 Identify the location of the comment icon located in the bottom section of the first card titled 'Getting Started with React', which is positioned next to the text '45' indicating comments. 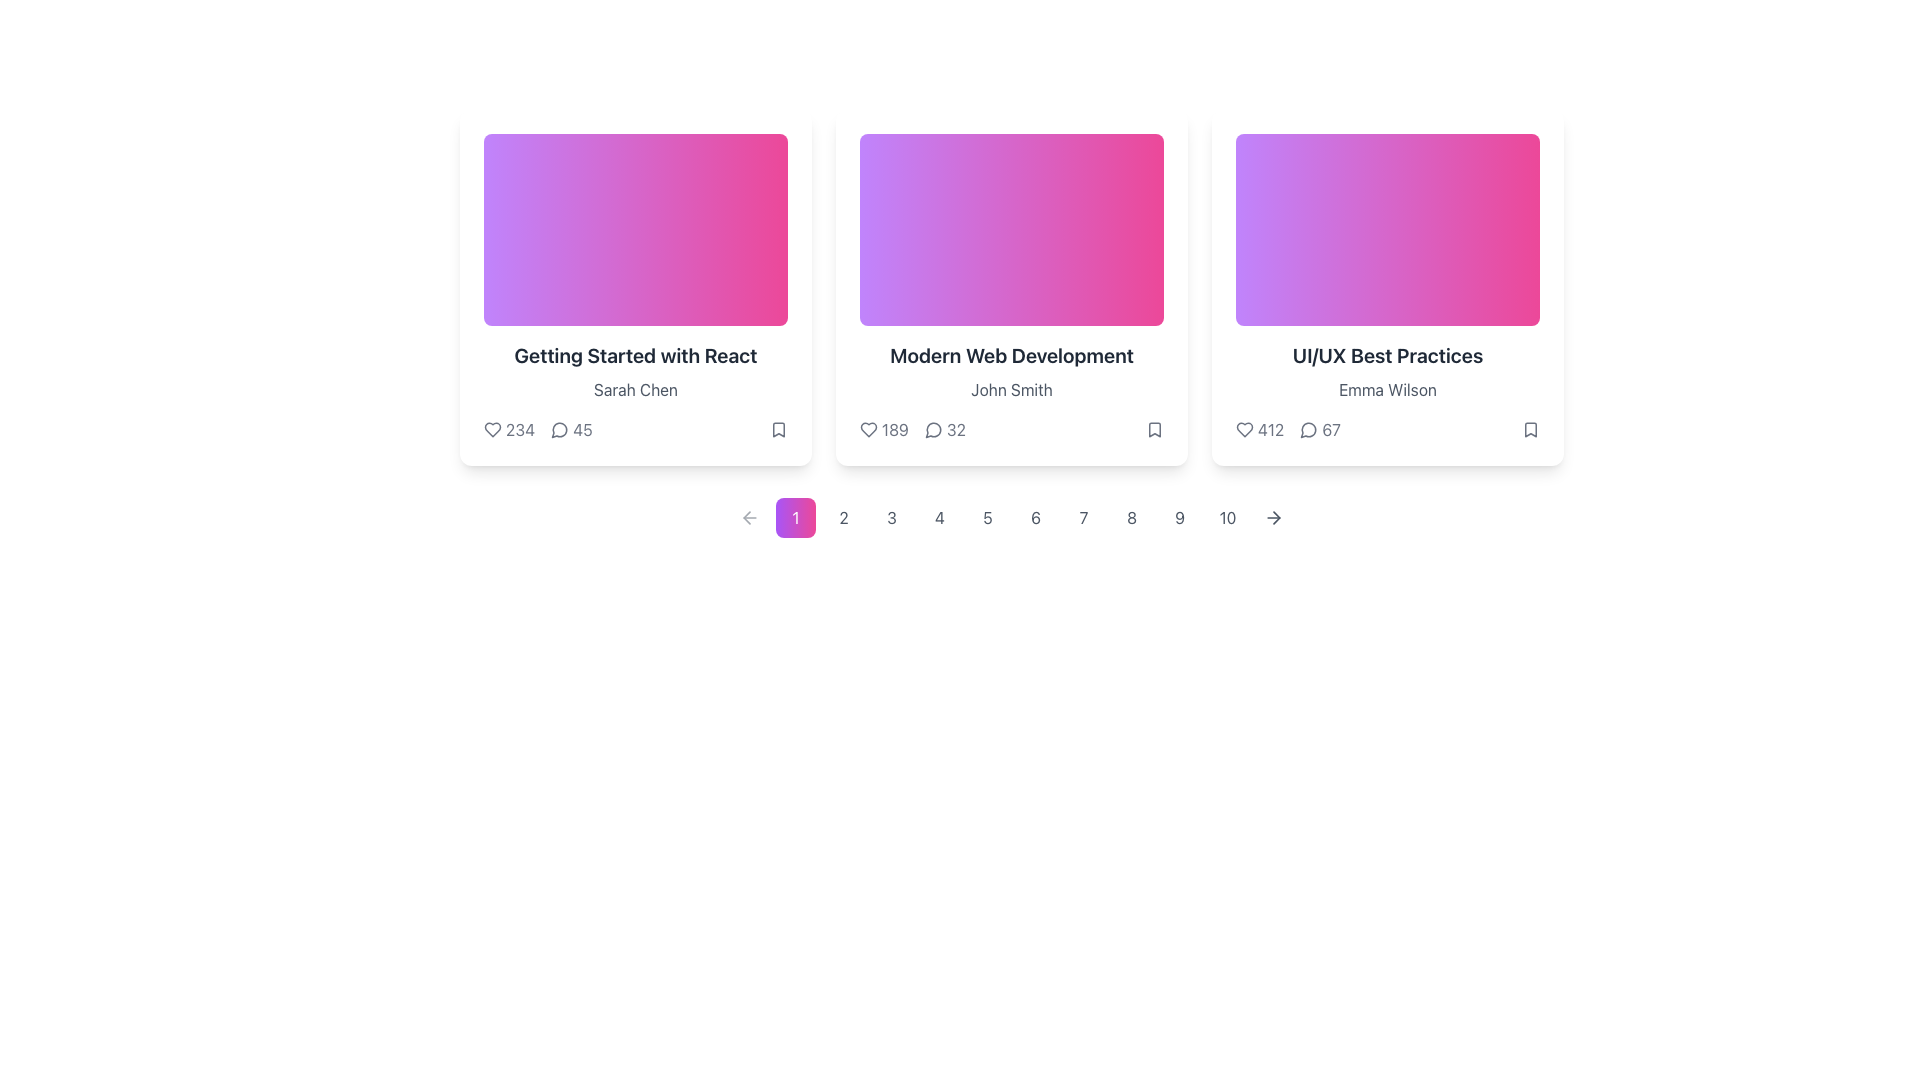
(559, 429).